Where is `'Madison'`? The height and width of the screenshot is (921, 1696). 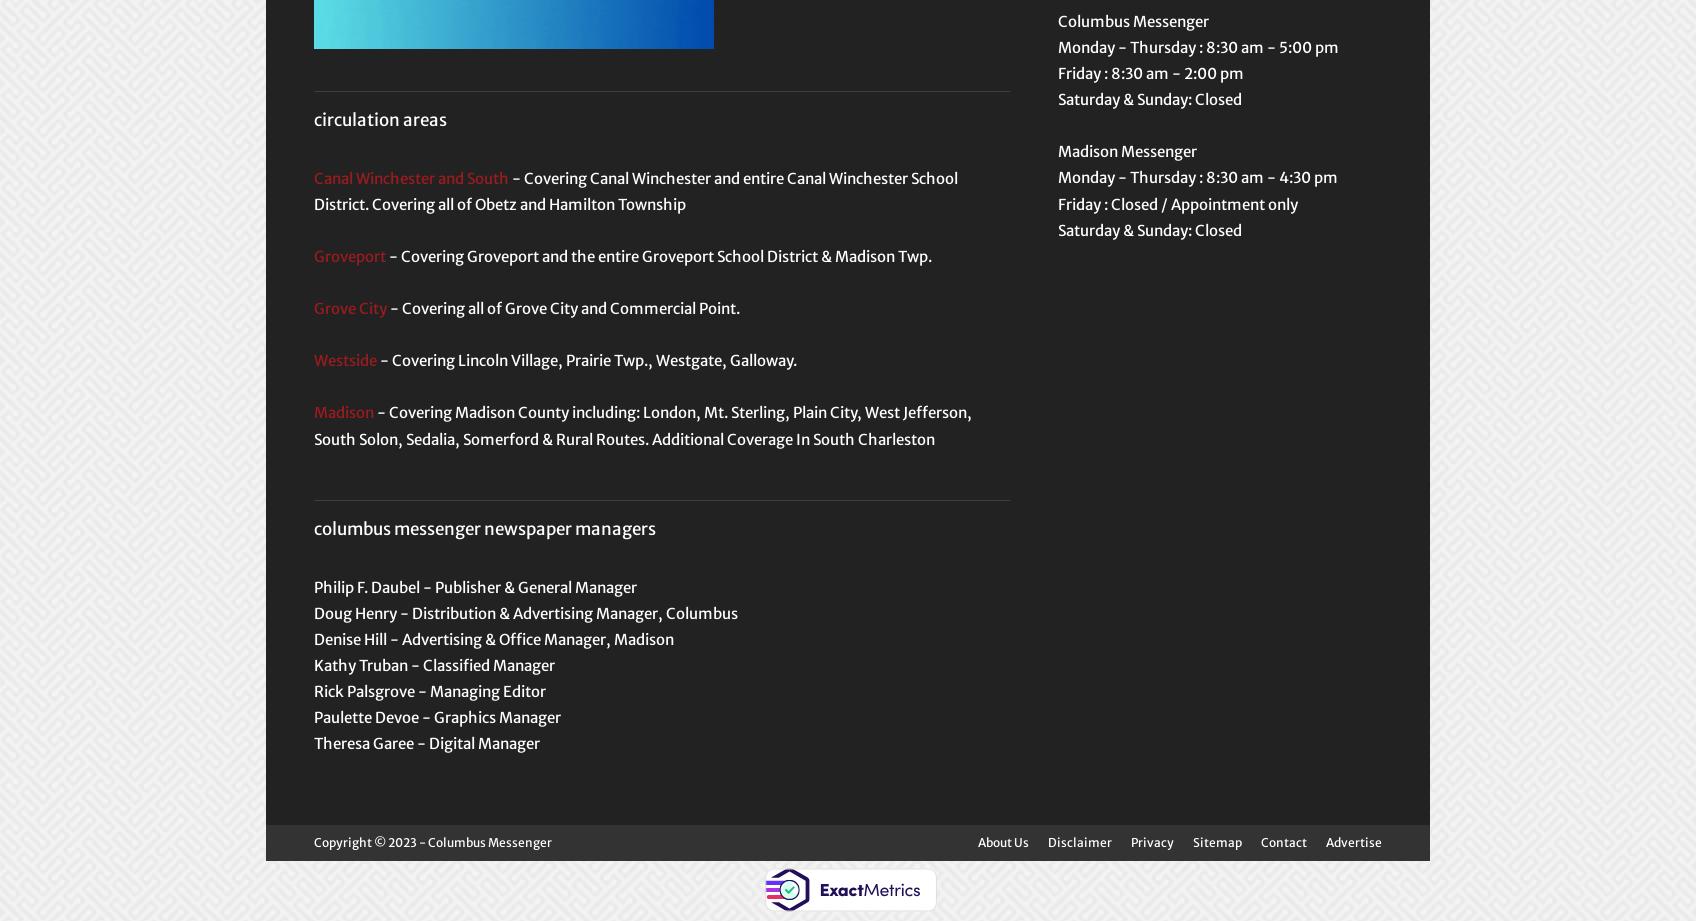
'Madison' is located at coordinates (343, 412).